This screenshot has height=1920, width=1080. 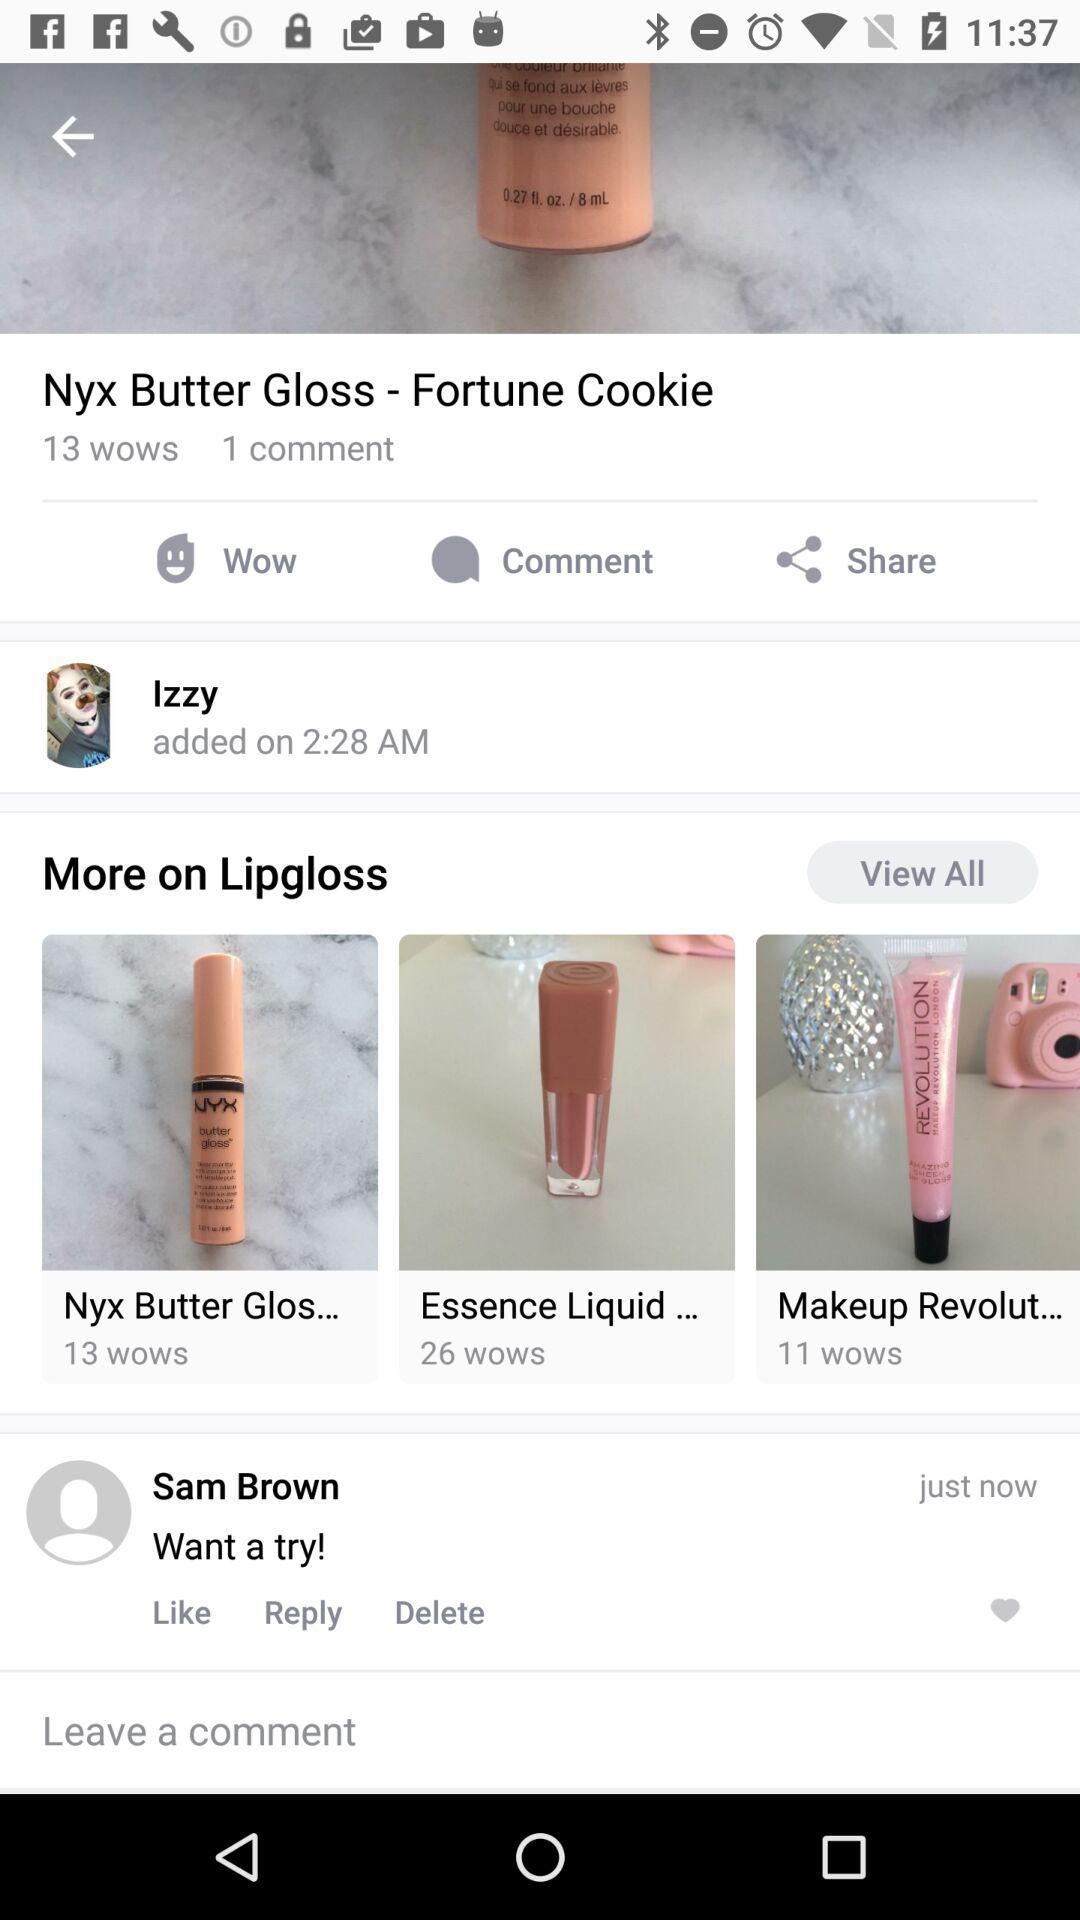 I want to click on open profile picture, so click(x=77, y=1512).